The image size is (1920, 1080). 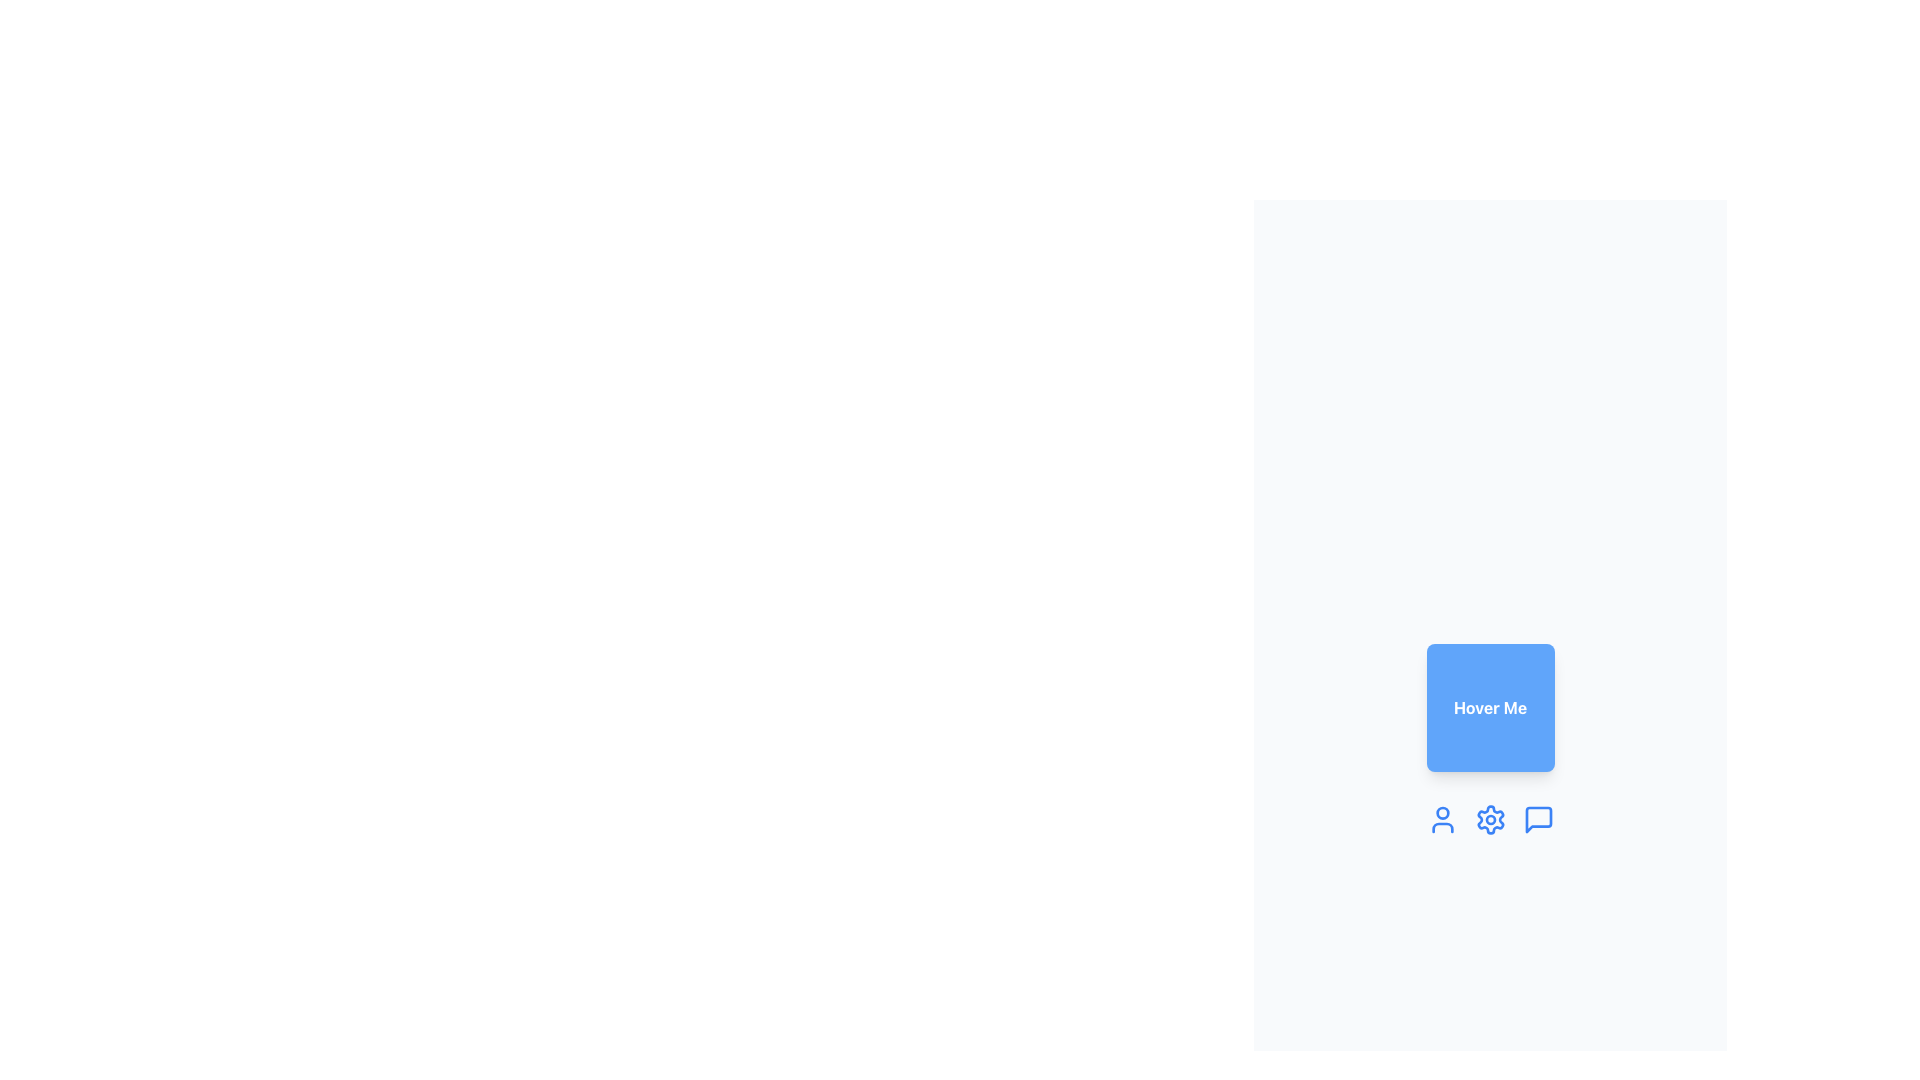 I want to click on the blue user profile avatar icon, which is the first icon in a row of three located below the 'Hover Me' button, so click(x=1442, y=820).